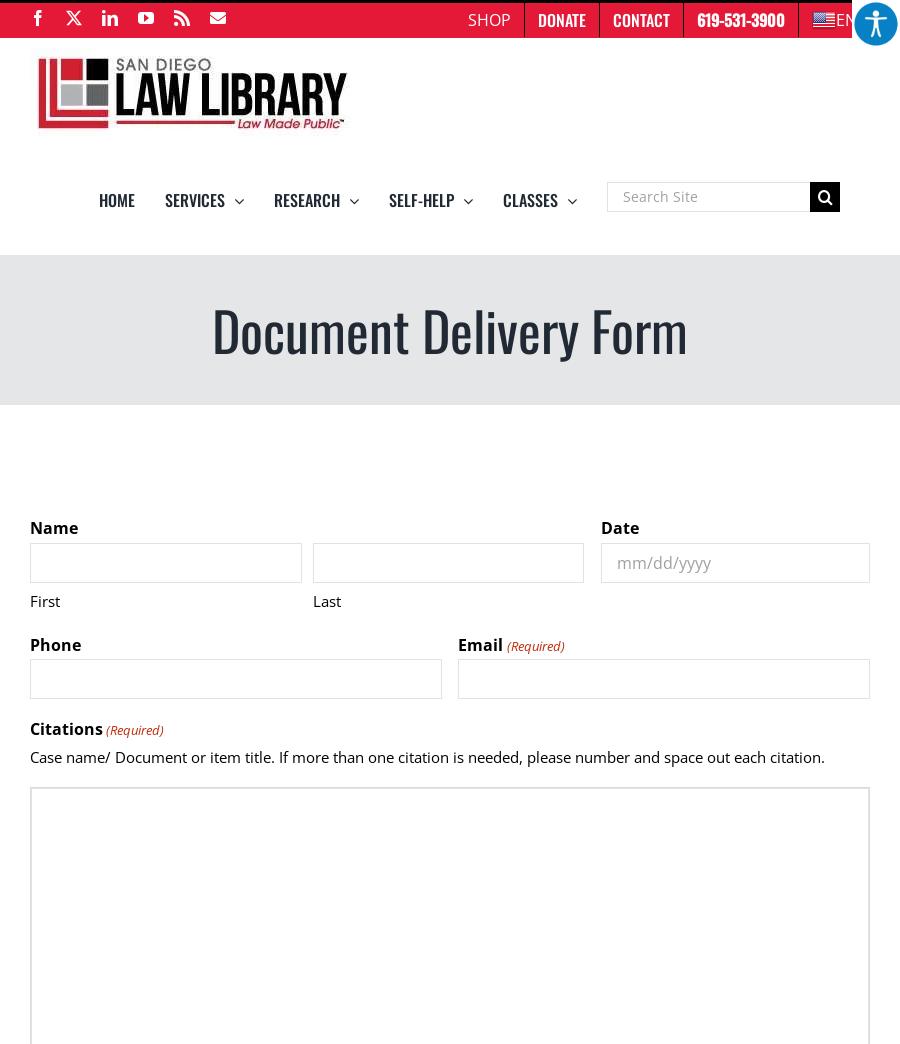 The height and width of the screenshot is (1044, 900). Describe the element at coordinates (432, 400) in the screenshot. I see `'Clinics'` at that location.